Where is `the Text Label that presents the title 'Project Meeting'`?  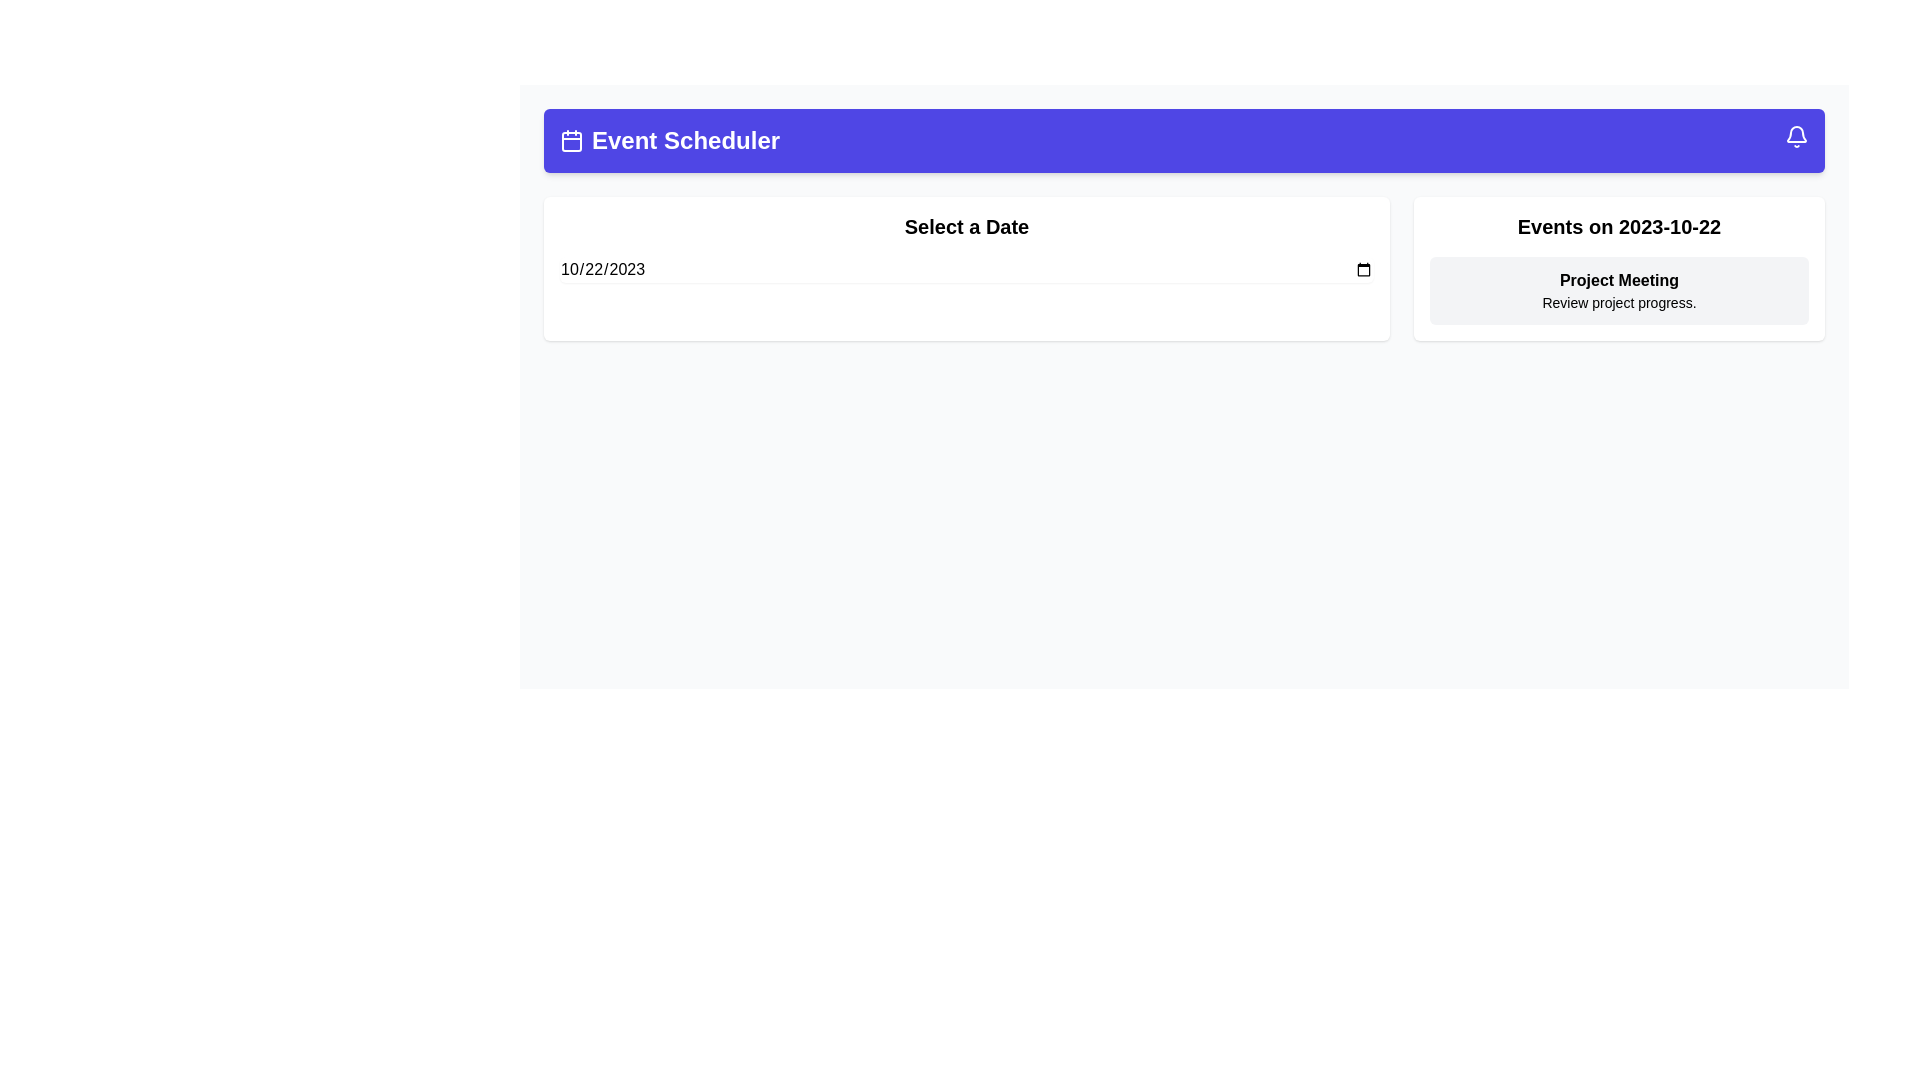
the Text Label that presents the title 'Project Meeting' is located at coordinates (1619, 281).